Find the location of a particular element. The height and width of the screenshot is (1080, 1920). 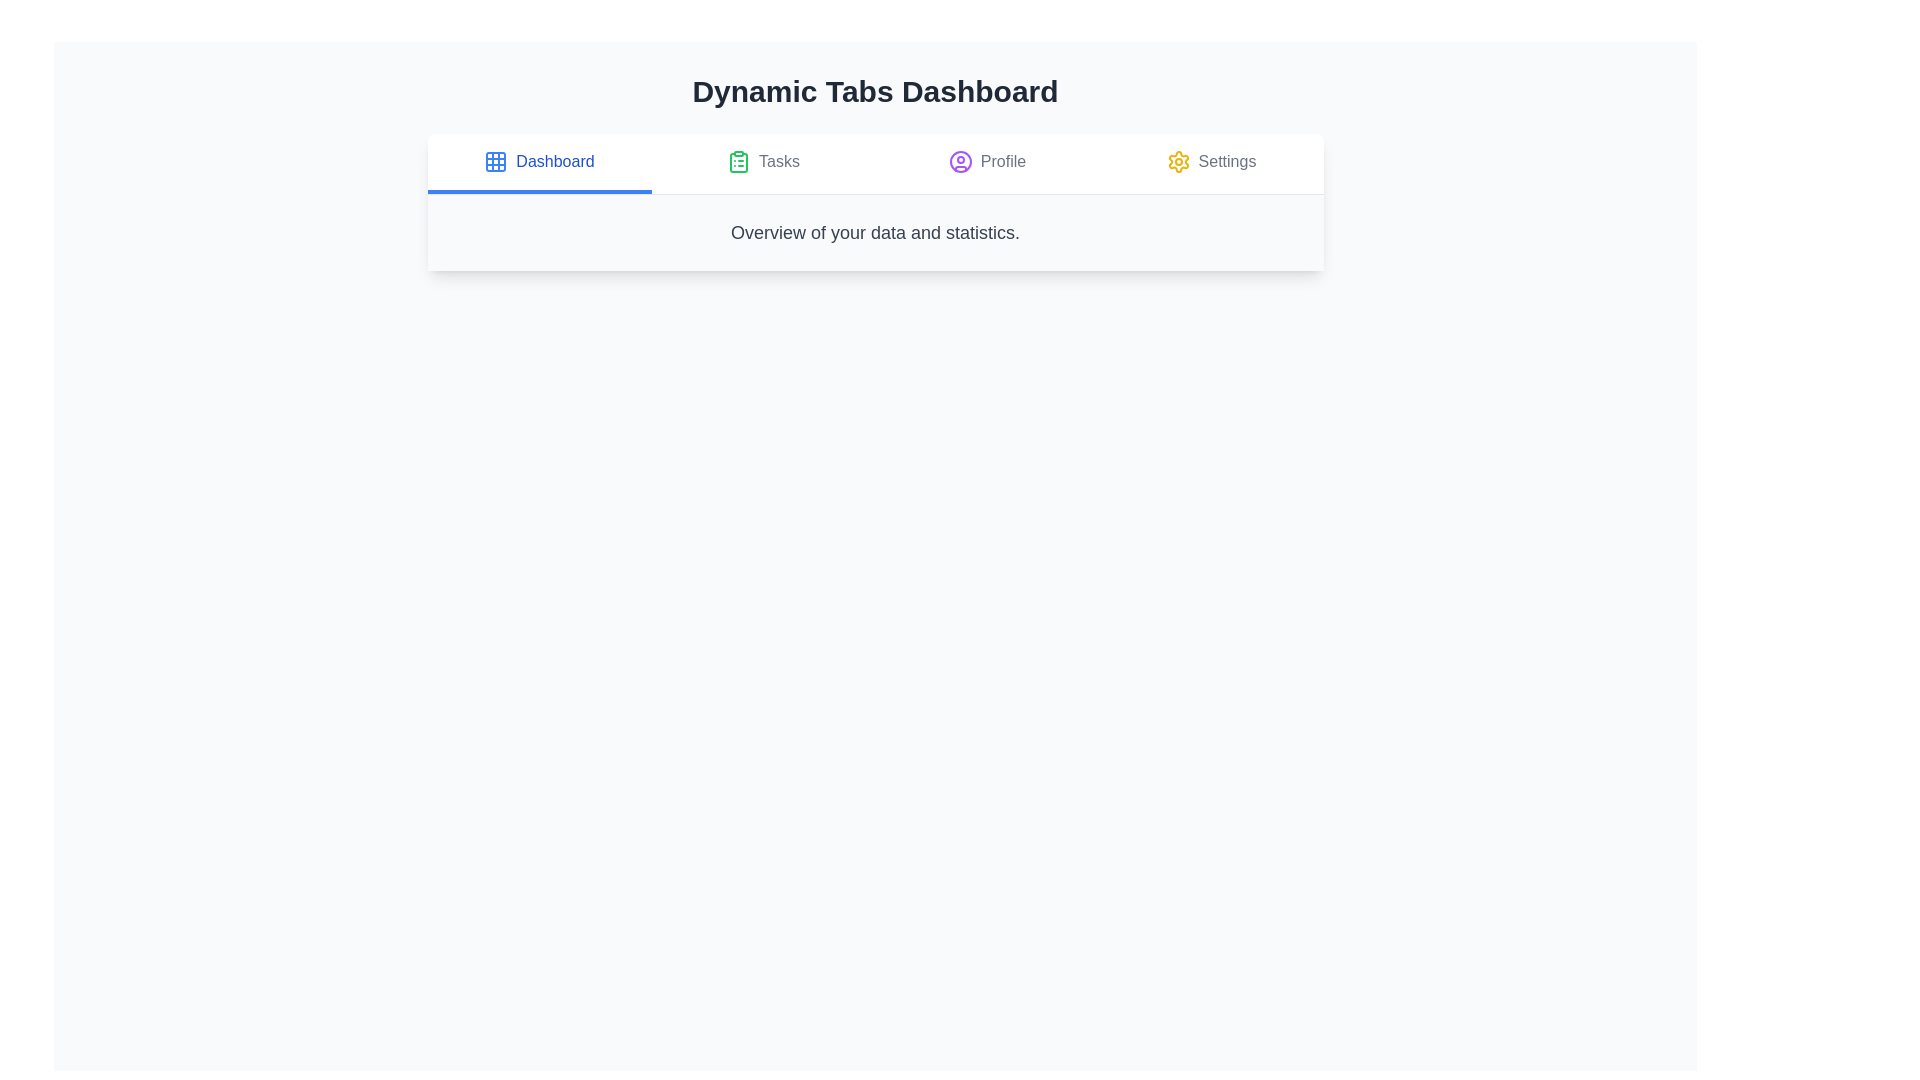

the settings button located on the far right of the horizontal navigation bar is located at coordinates (1210, 163).